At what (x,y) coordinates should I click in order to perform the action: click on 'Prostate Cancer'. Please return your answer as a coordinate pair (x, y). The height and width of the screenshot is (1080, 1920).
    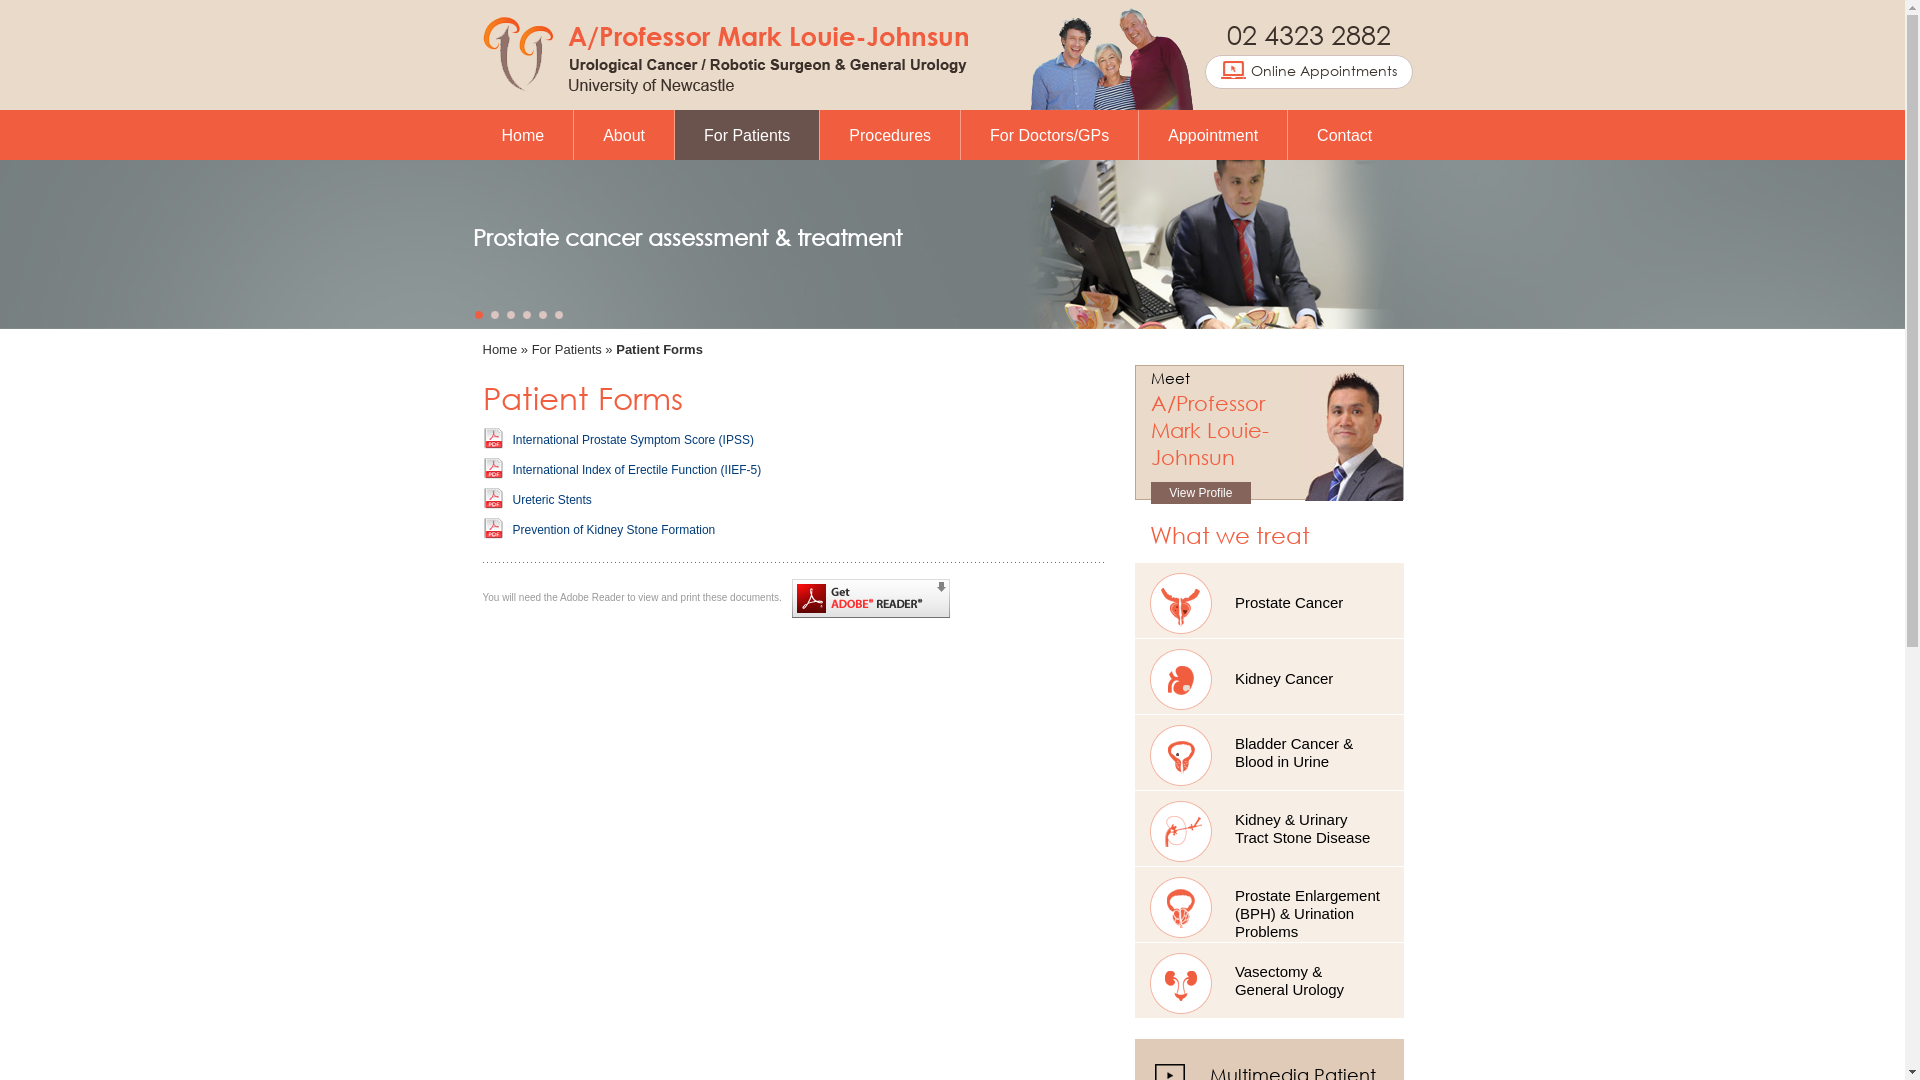
    Looking at the image, I should click on (1134, 599).